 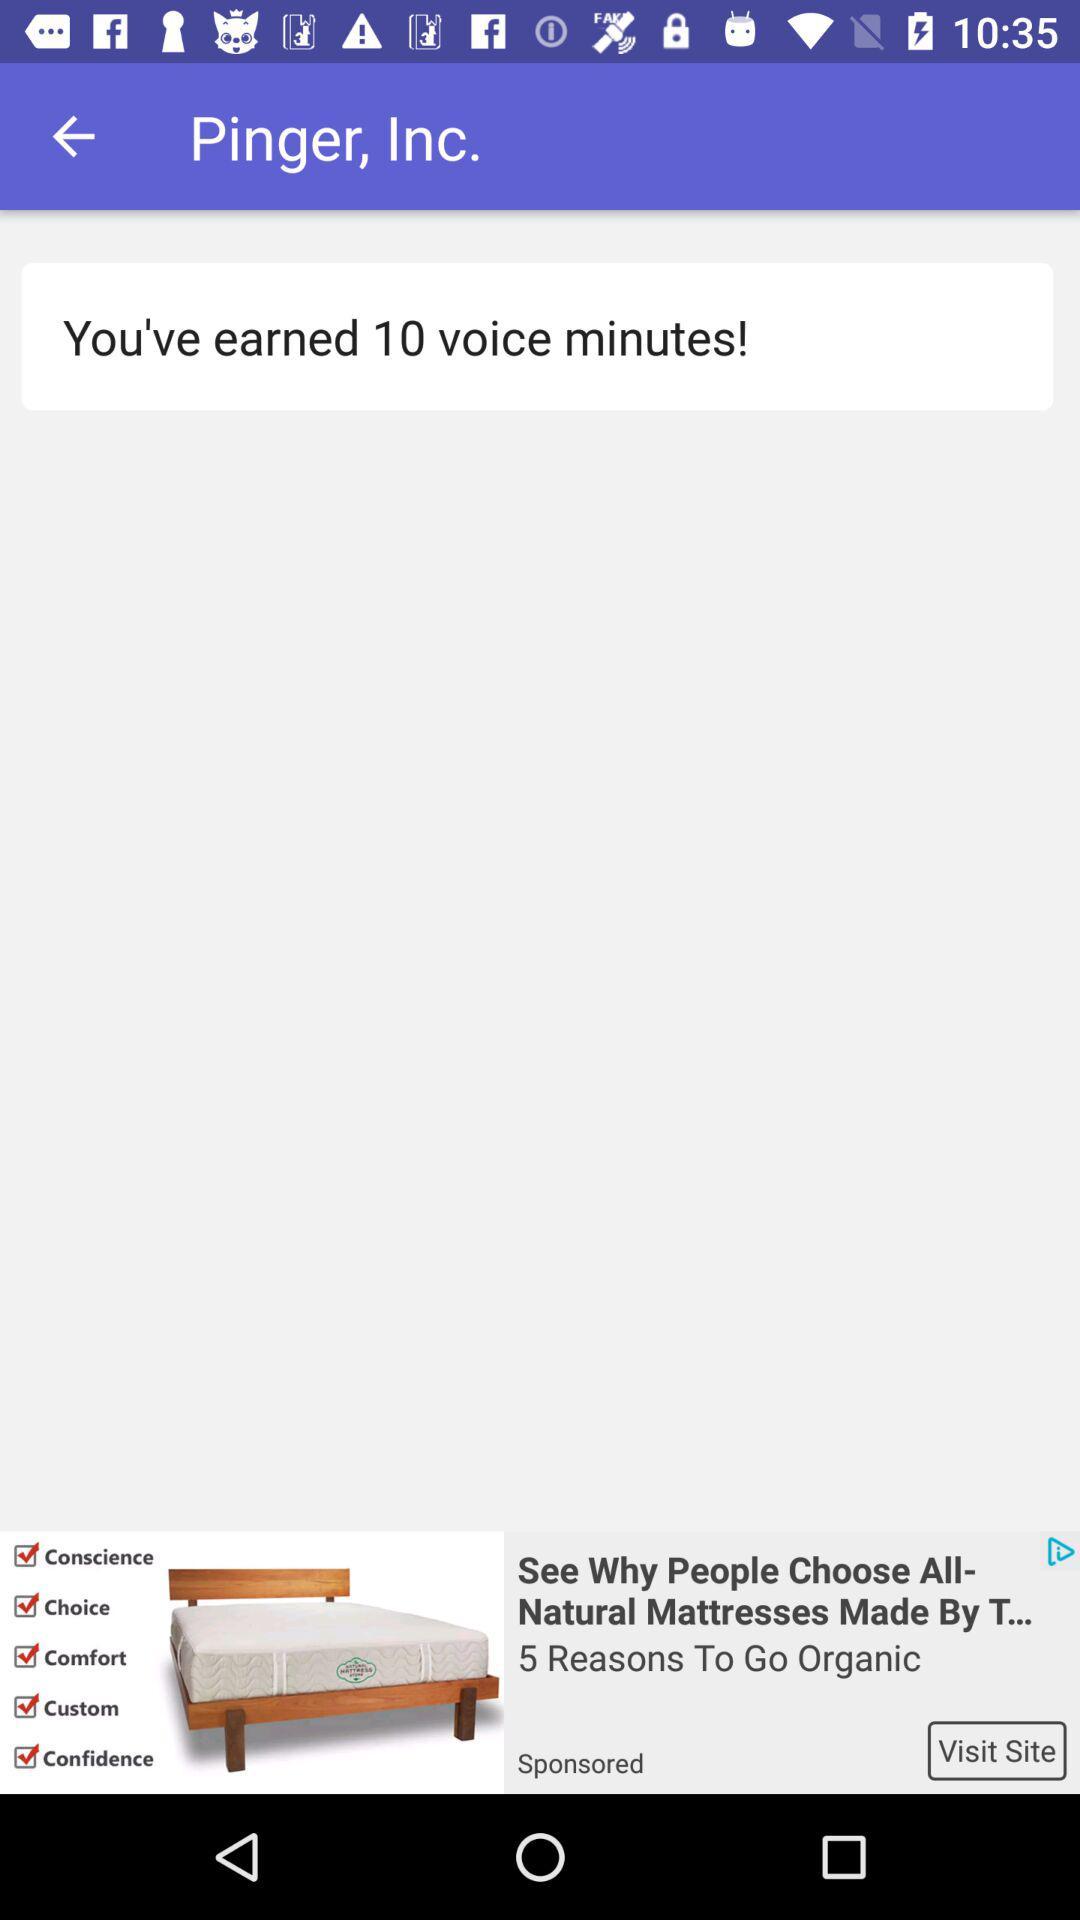 What do you see at coordinates (790, 1676) in the screenshot?
I see `the 5 reasons to app` at bounding box center [790, 1676].